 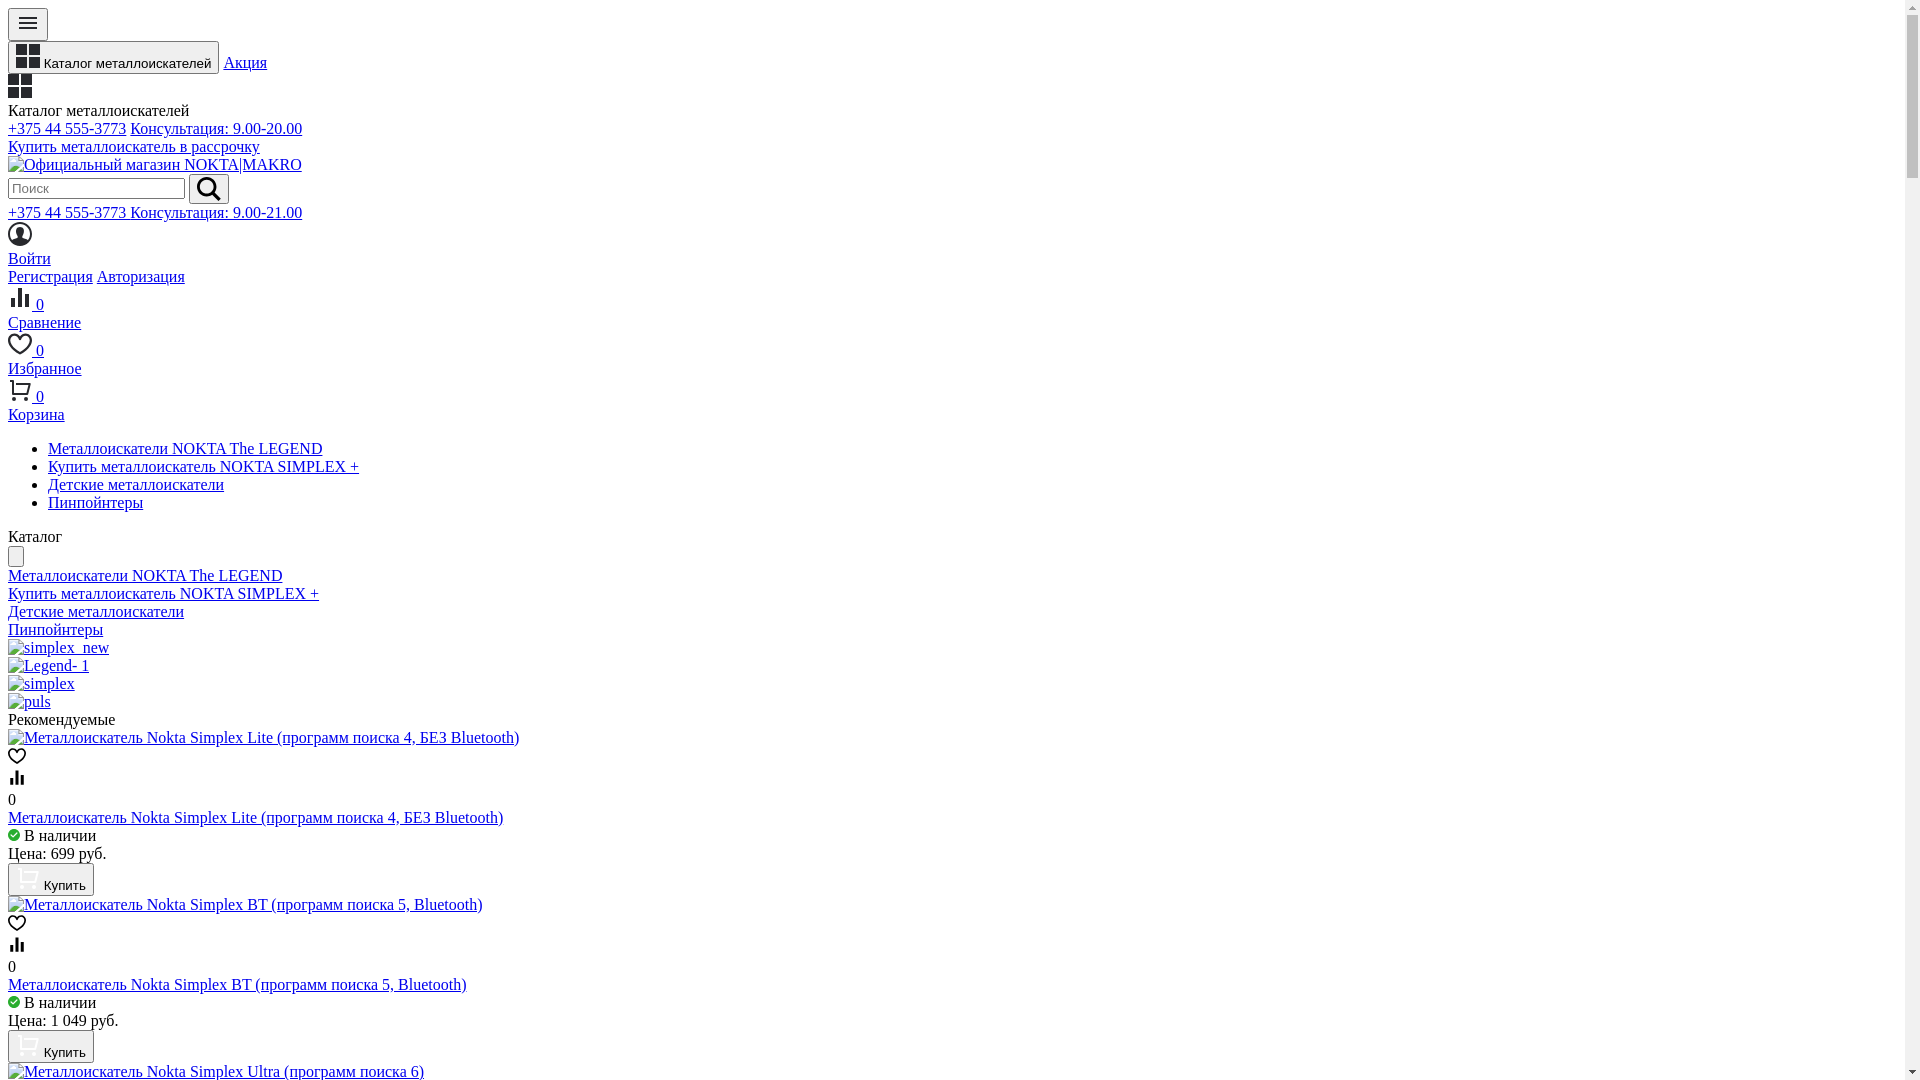 I want to click on '+375 44 555-3773', so click(x=67, y=128).